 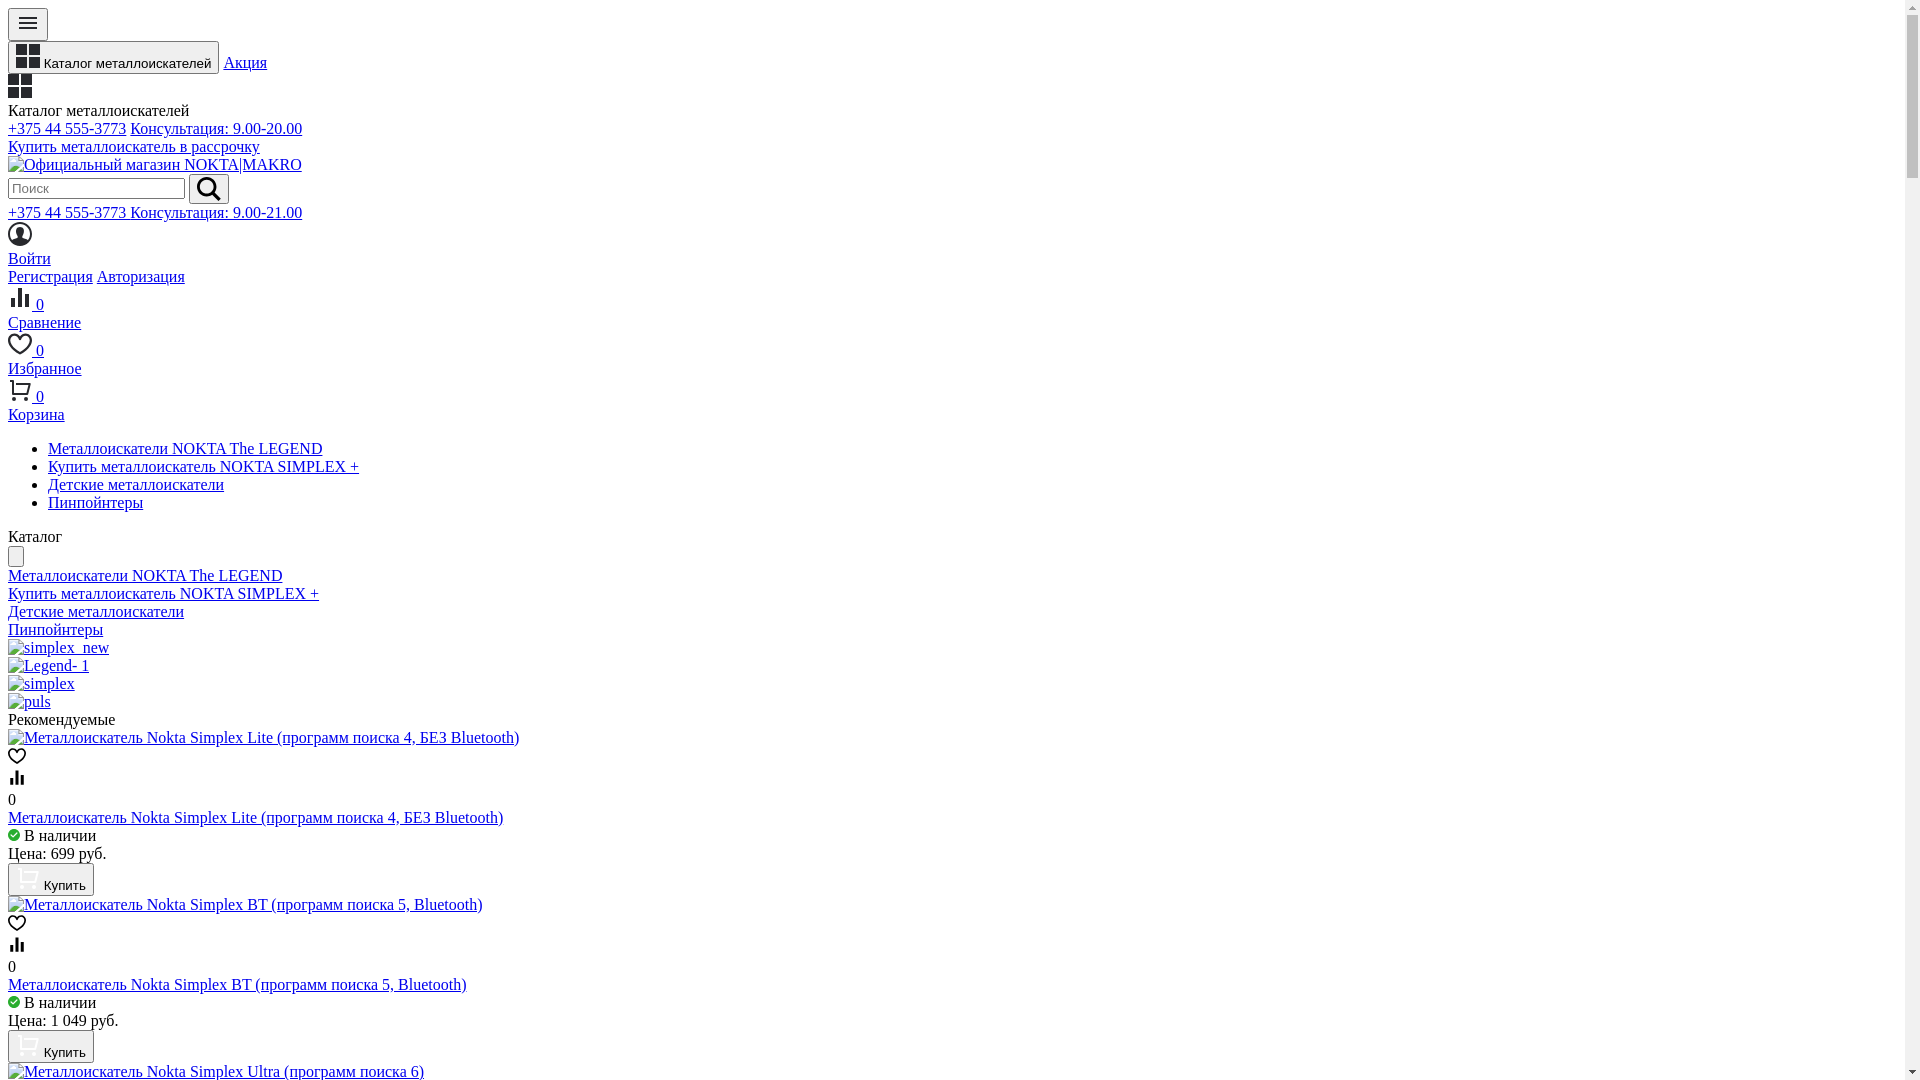 I want to click on '+375 44 555-3773', so click(x=67, y=128).